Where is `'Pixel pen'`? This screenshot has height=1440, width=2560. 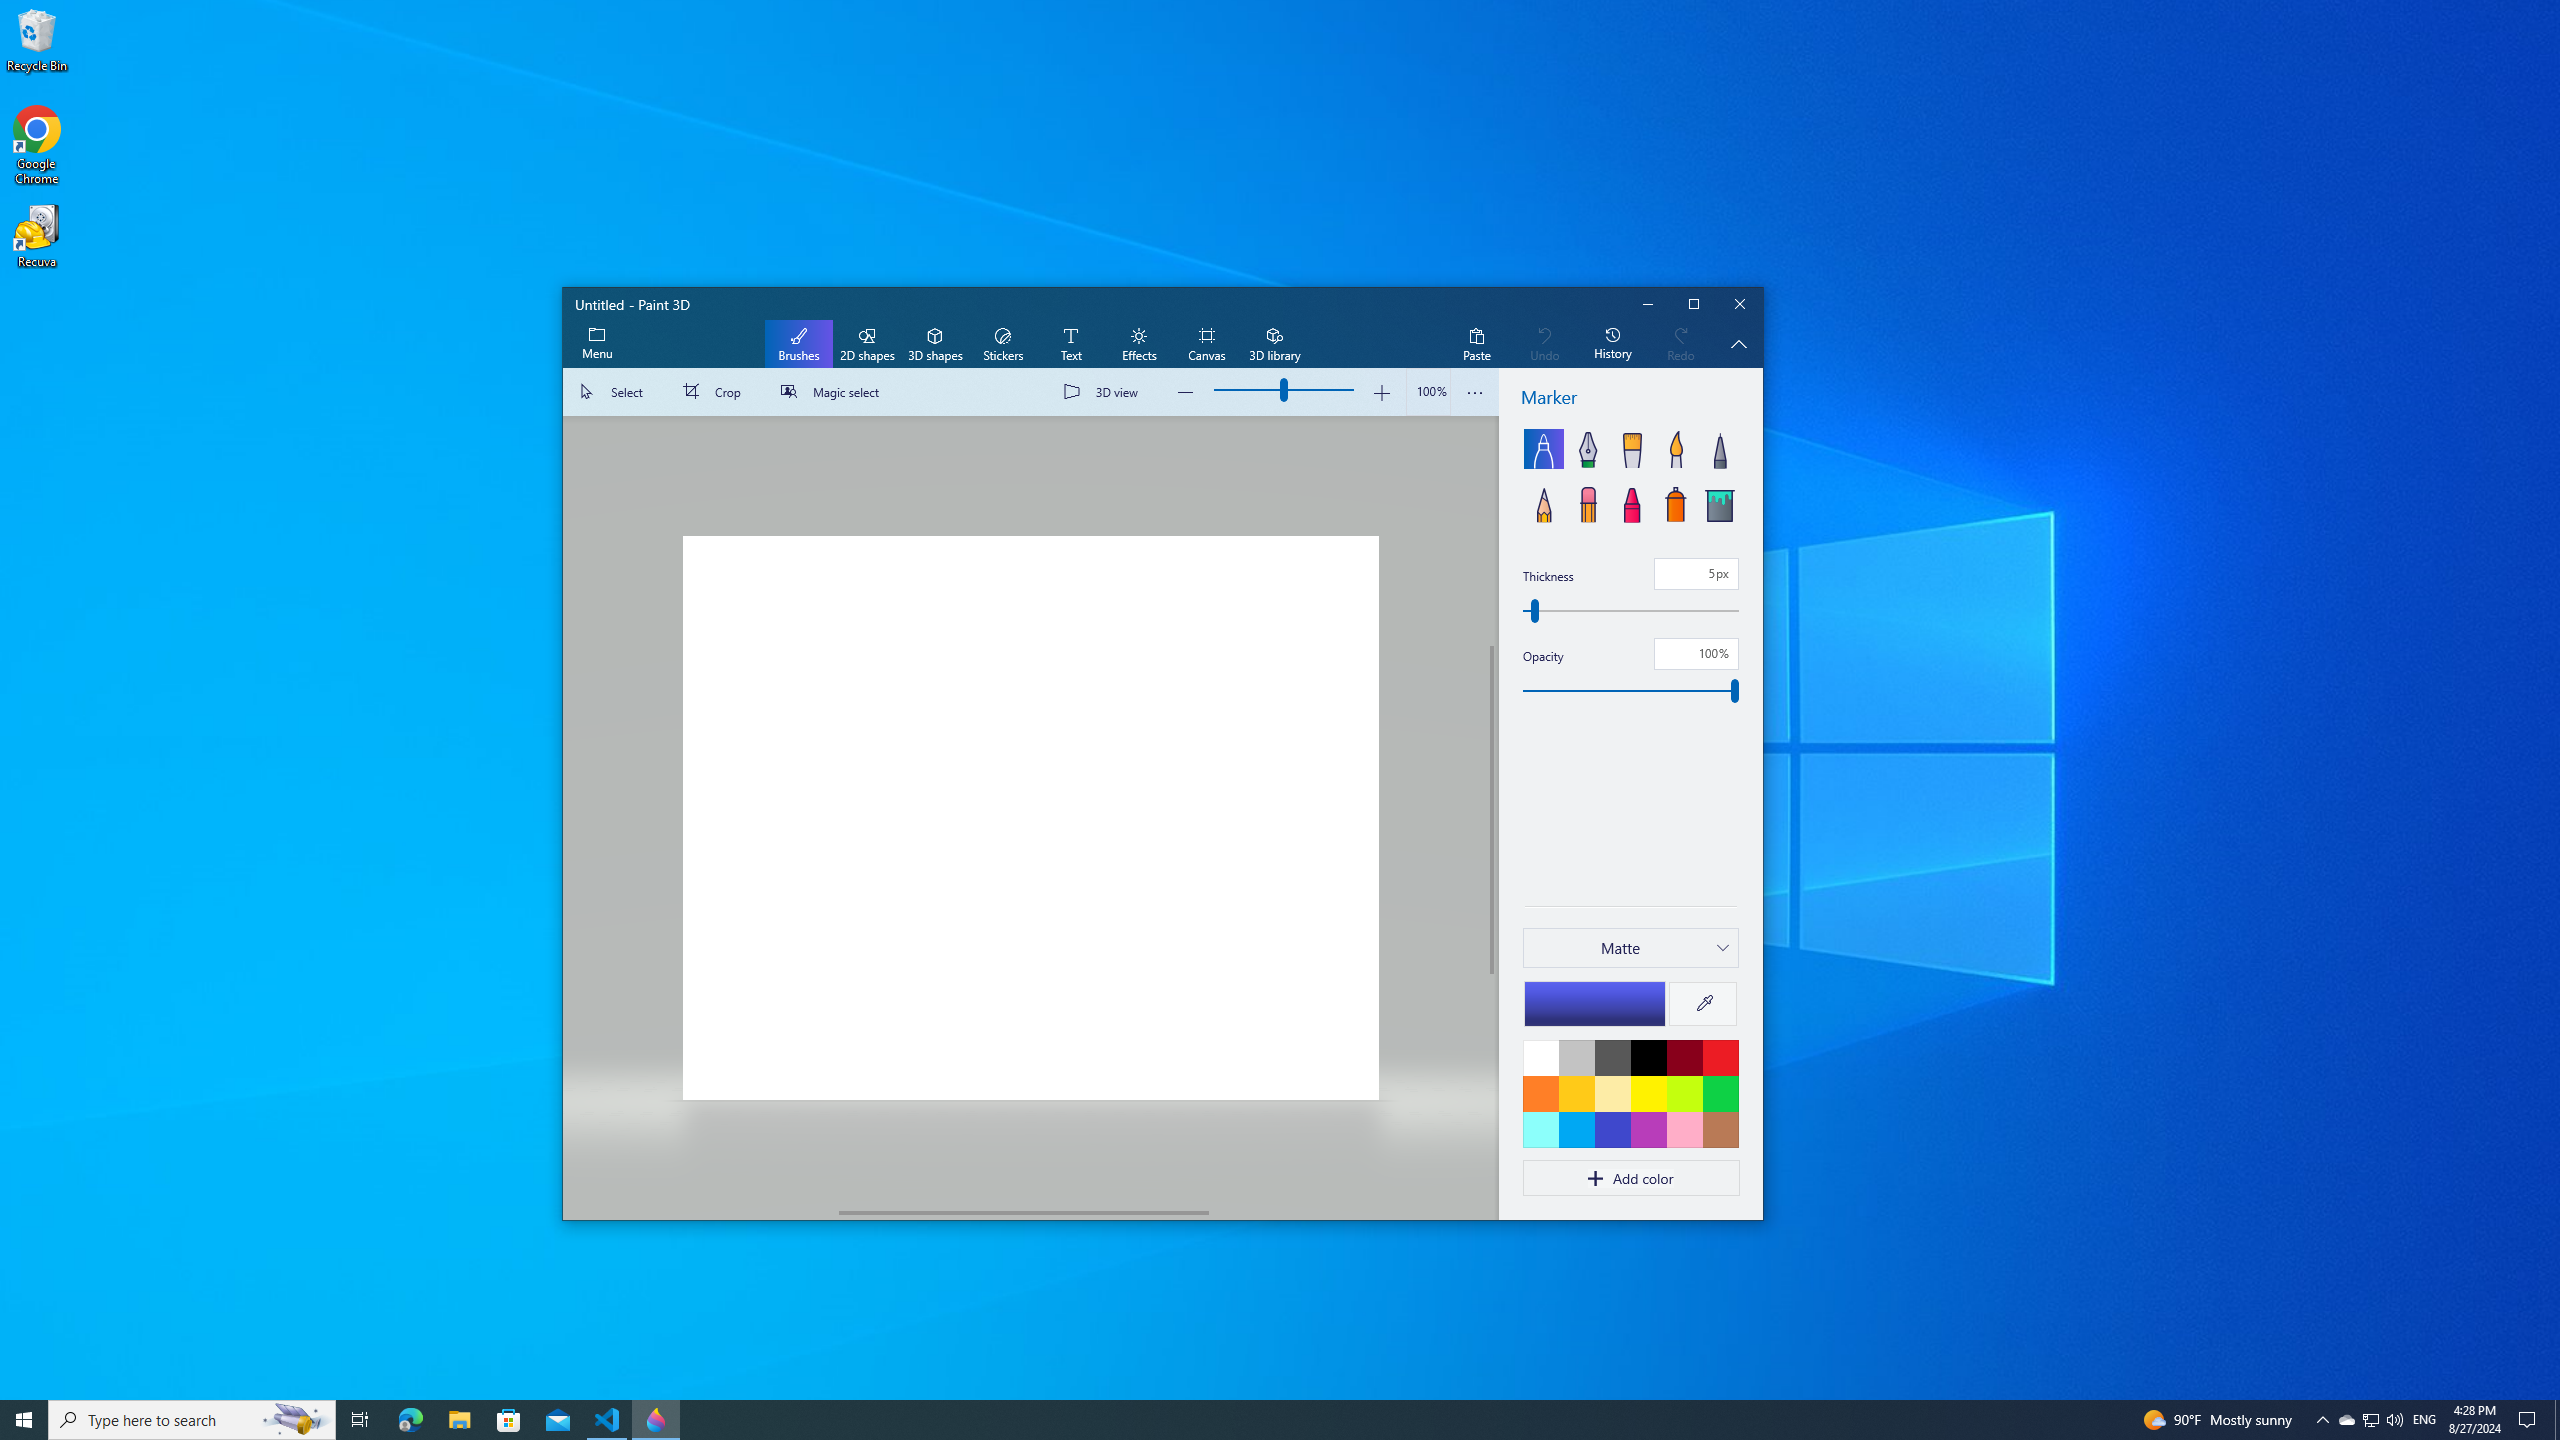
'Pixel pen' is located at coordinates (1720, 448).